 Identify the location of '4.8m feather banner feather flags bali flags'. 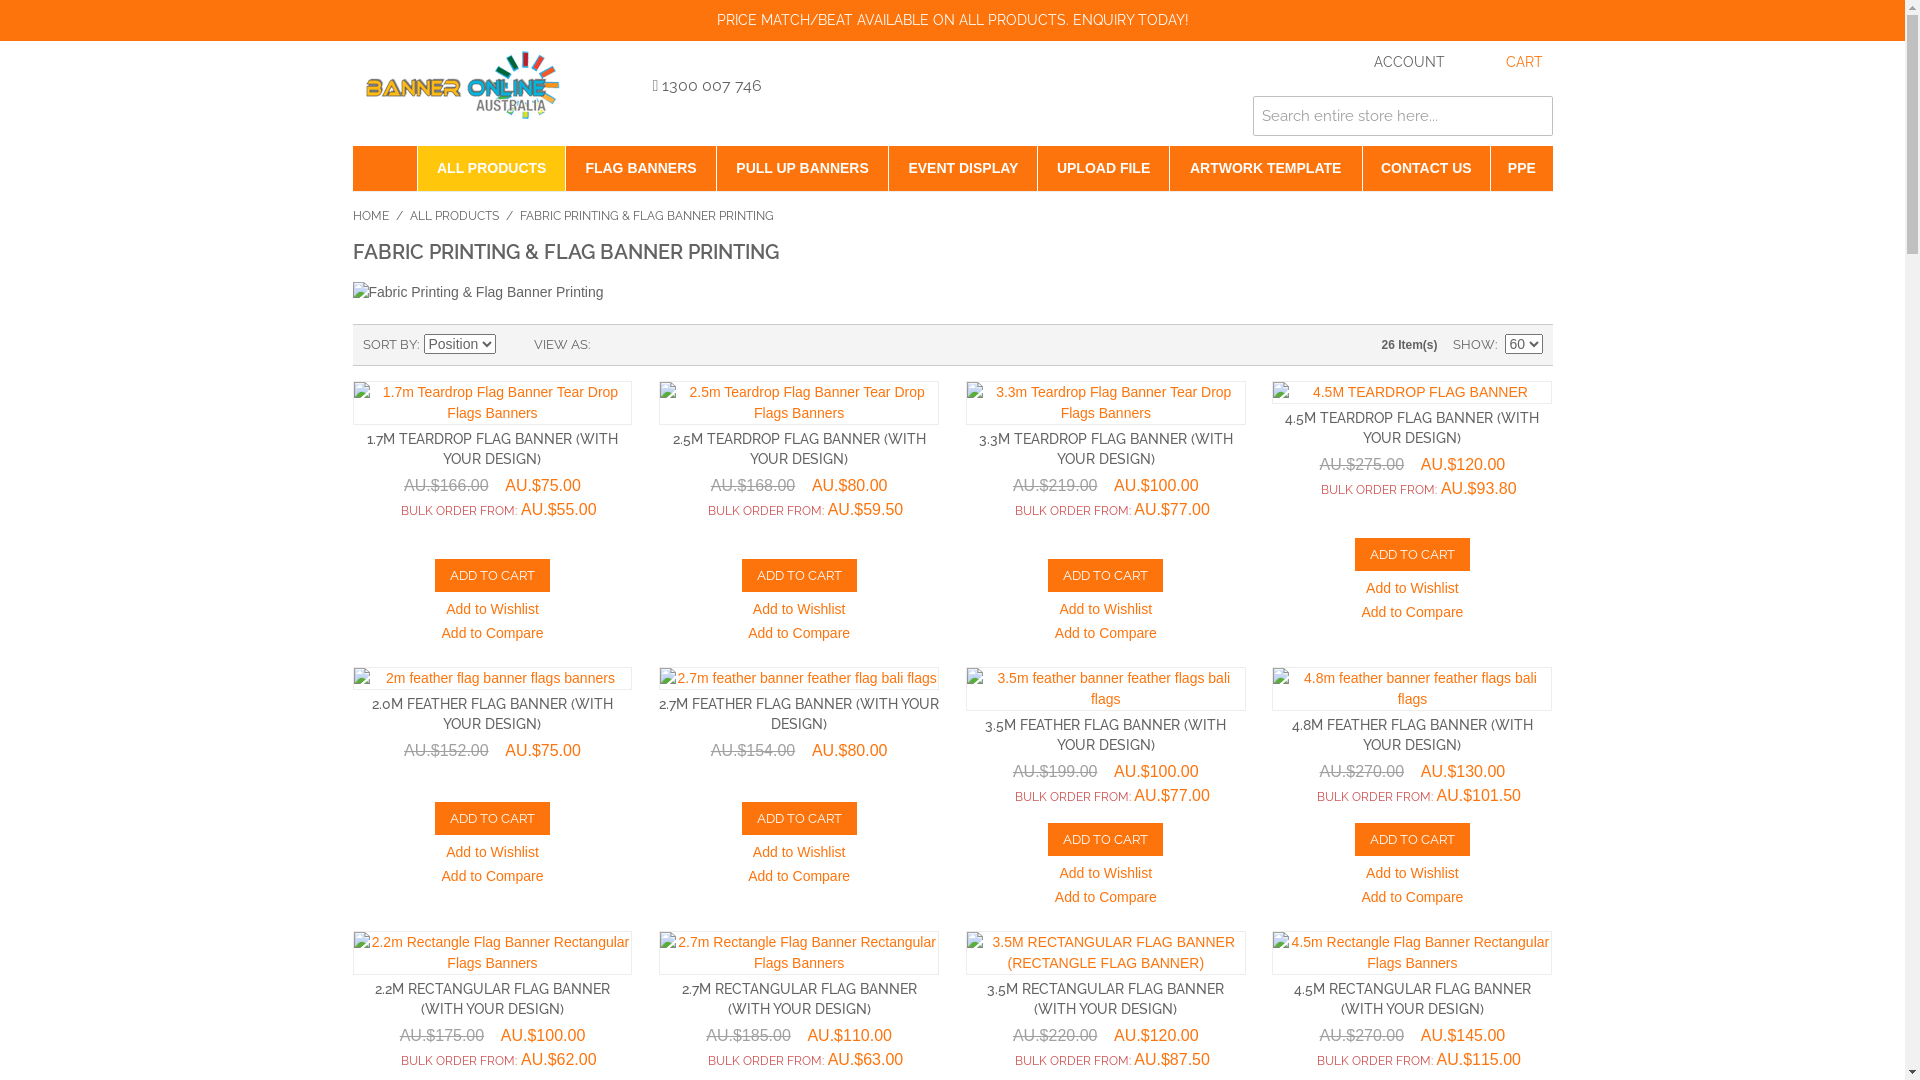
(1410, 688).